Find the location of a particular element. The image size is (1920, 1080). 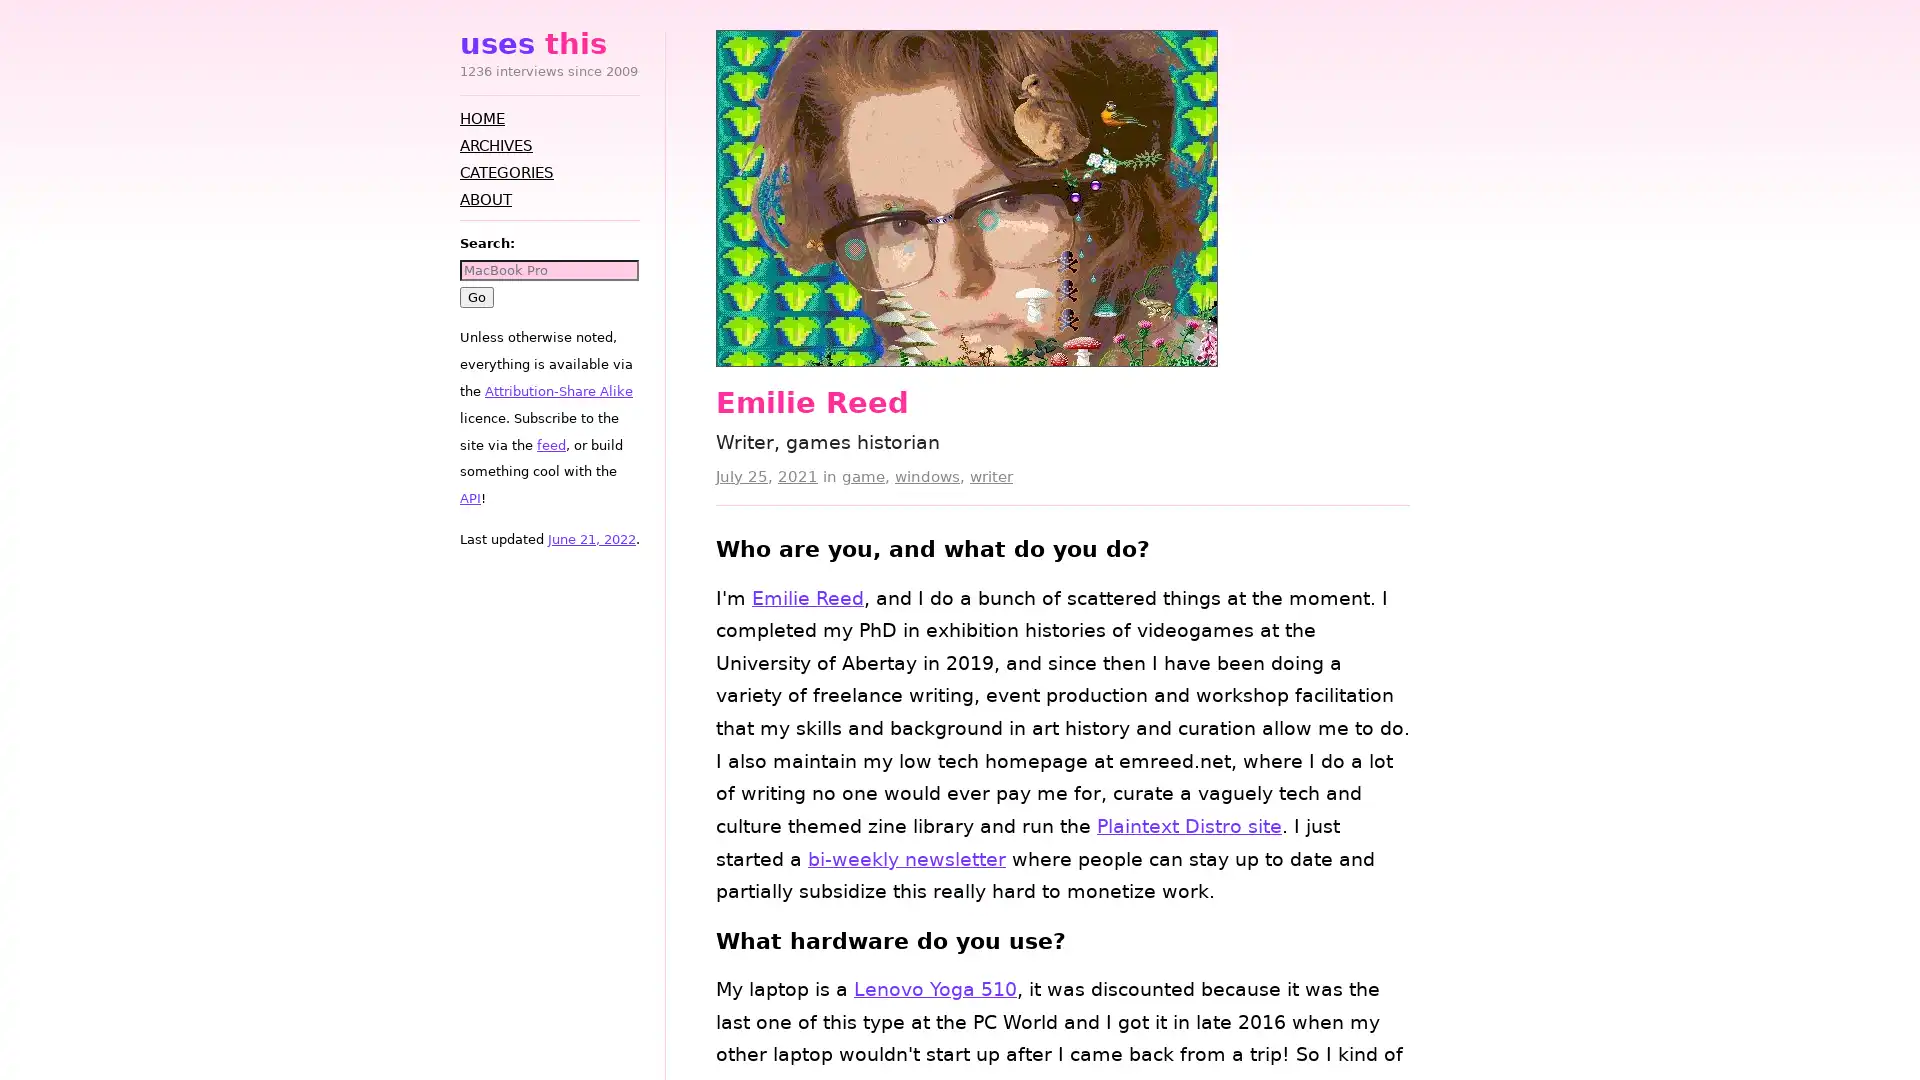

Go is located at coordinates (475, 296).